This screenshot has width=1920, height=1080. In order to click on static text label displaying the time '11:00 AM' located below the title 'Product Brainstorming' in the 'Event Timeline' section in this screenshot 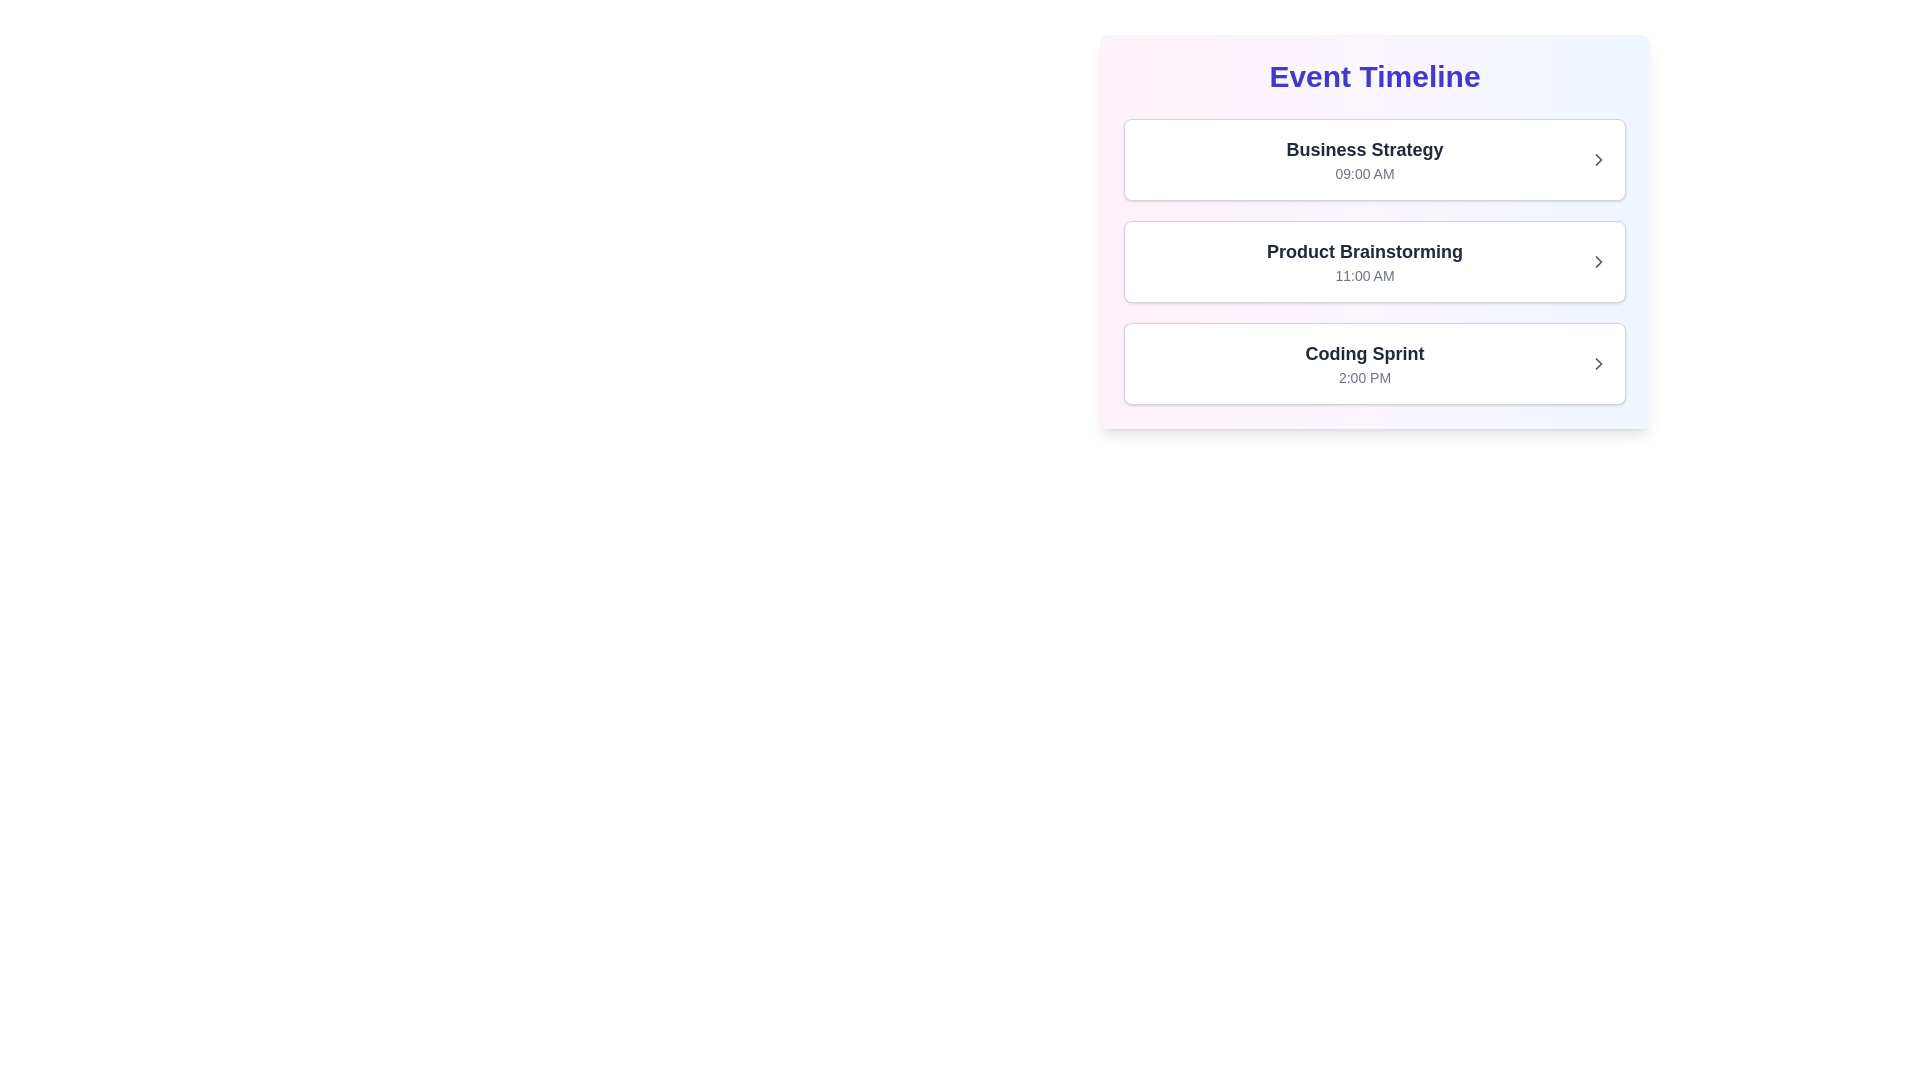, I will do `click(1363, 276)`.